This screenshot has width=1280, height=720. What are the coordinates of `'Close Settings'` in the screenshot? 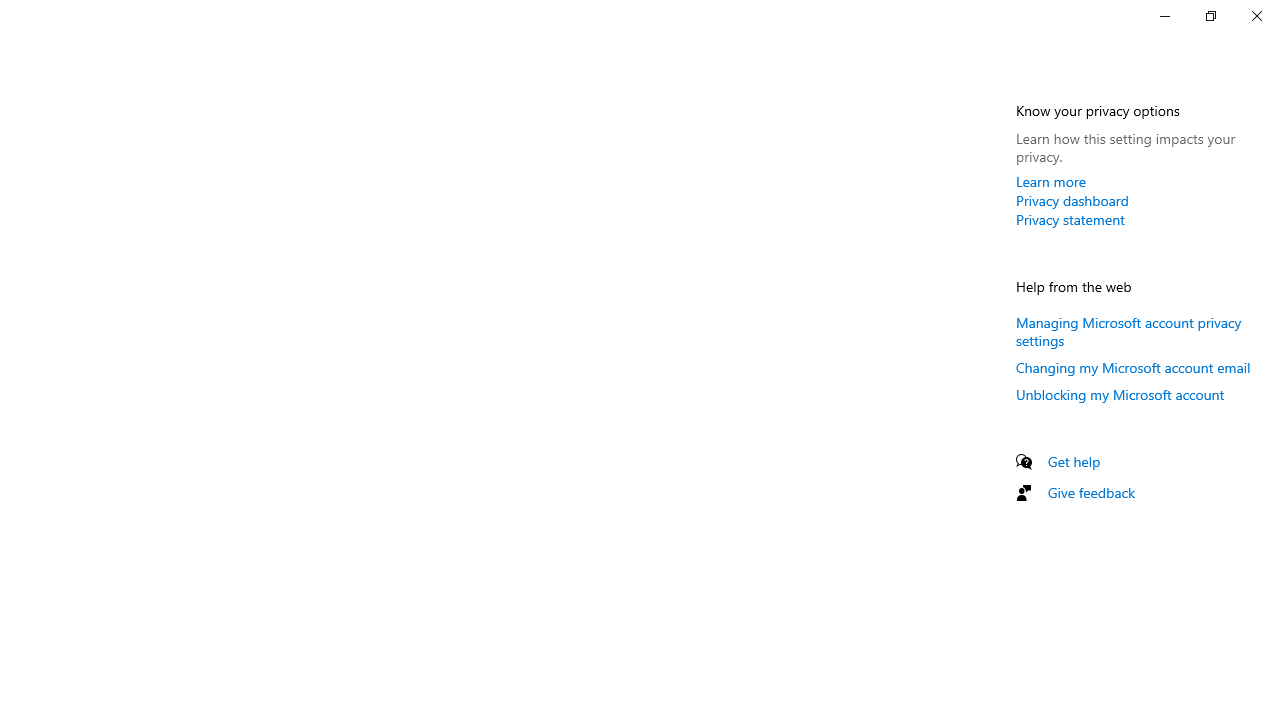 It's located at (1255, 15).